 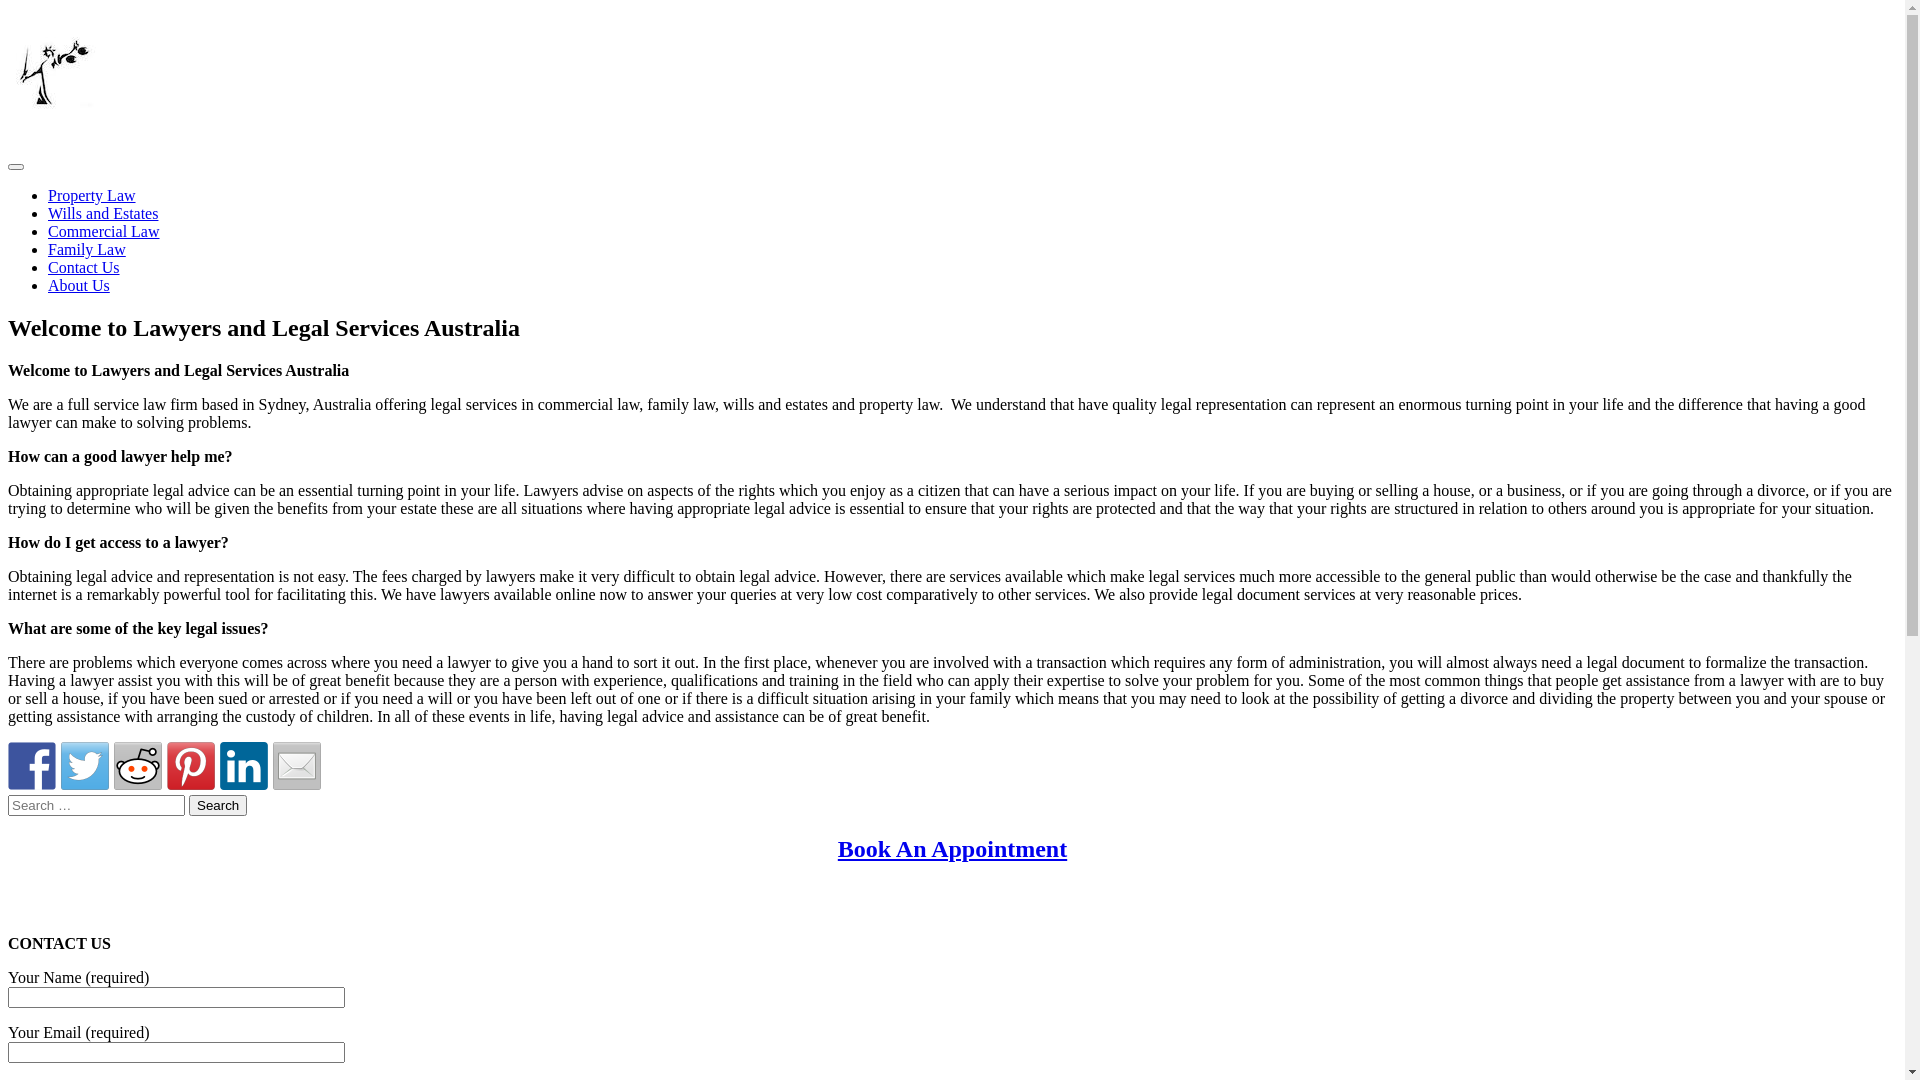 What do you see at coordinates (90, 195) in the screenshot?
I see `'Property Law'` at bounding box center [90, 195].